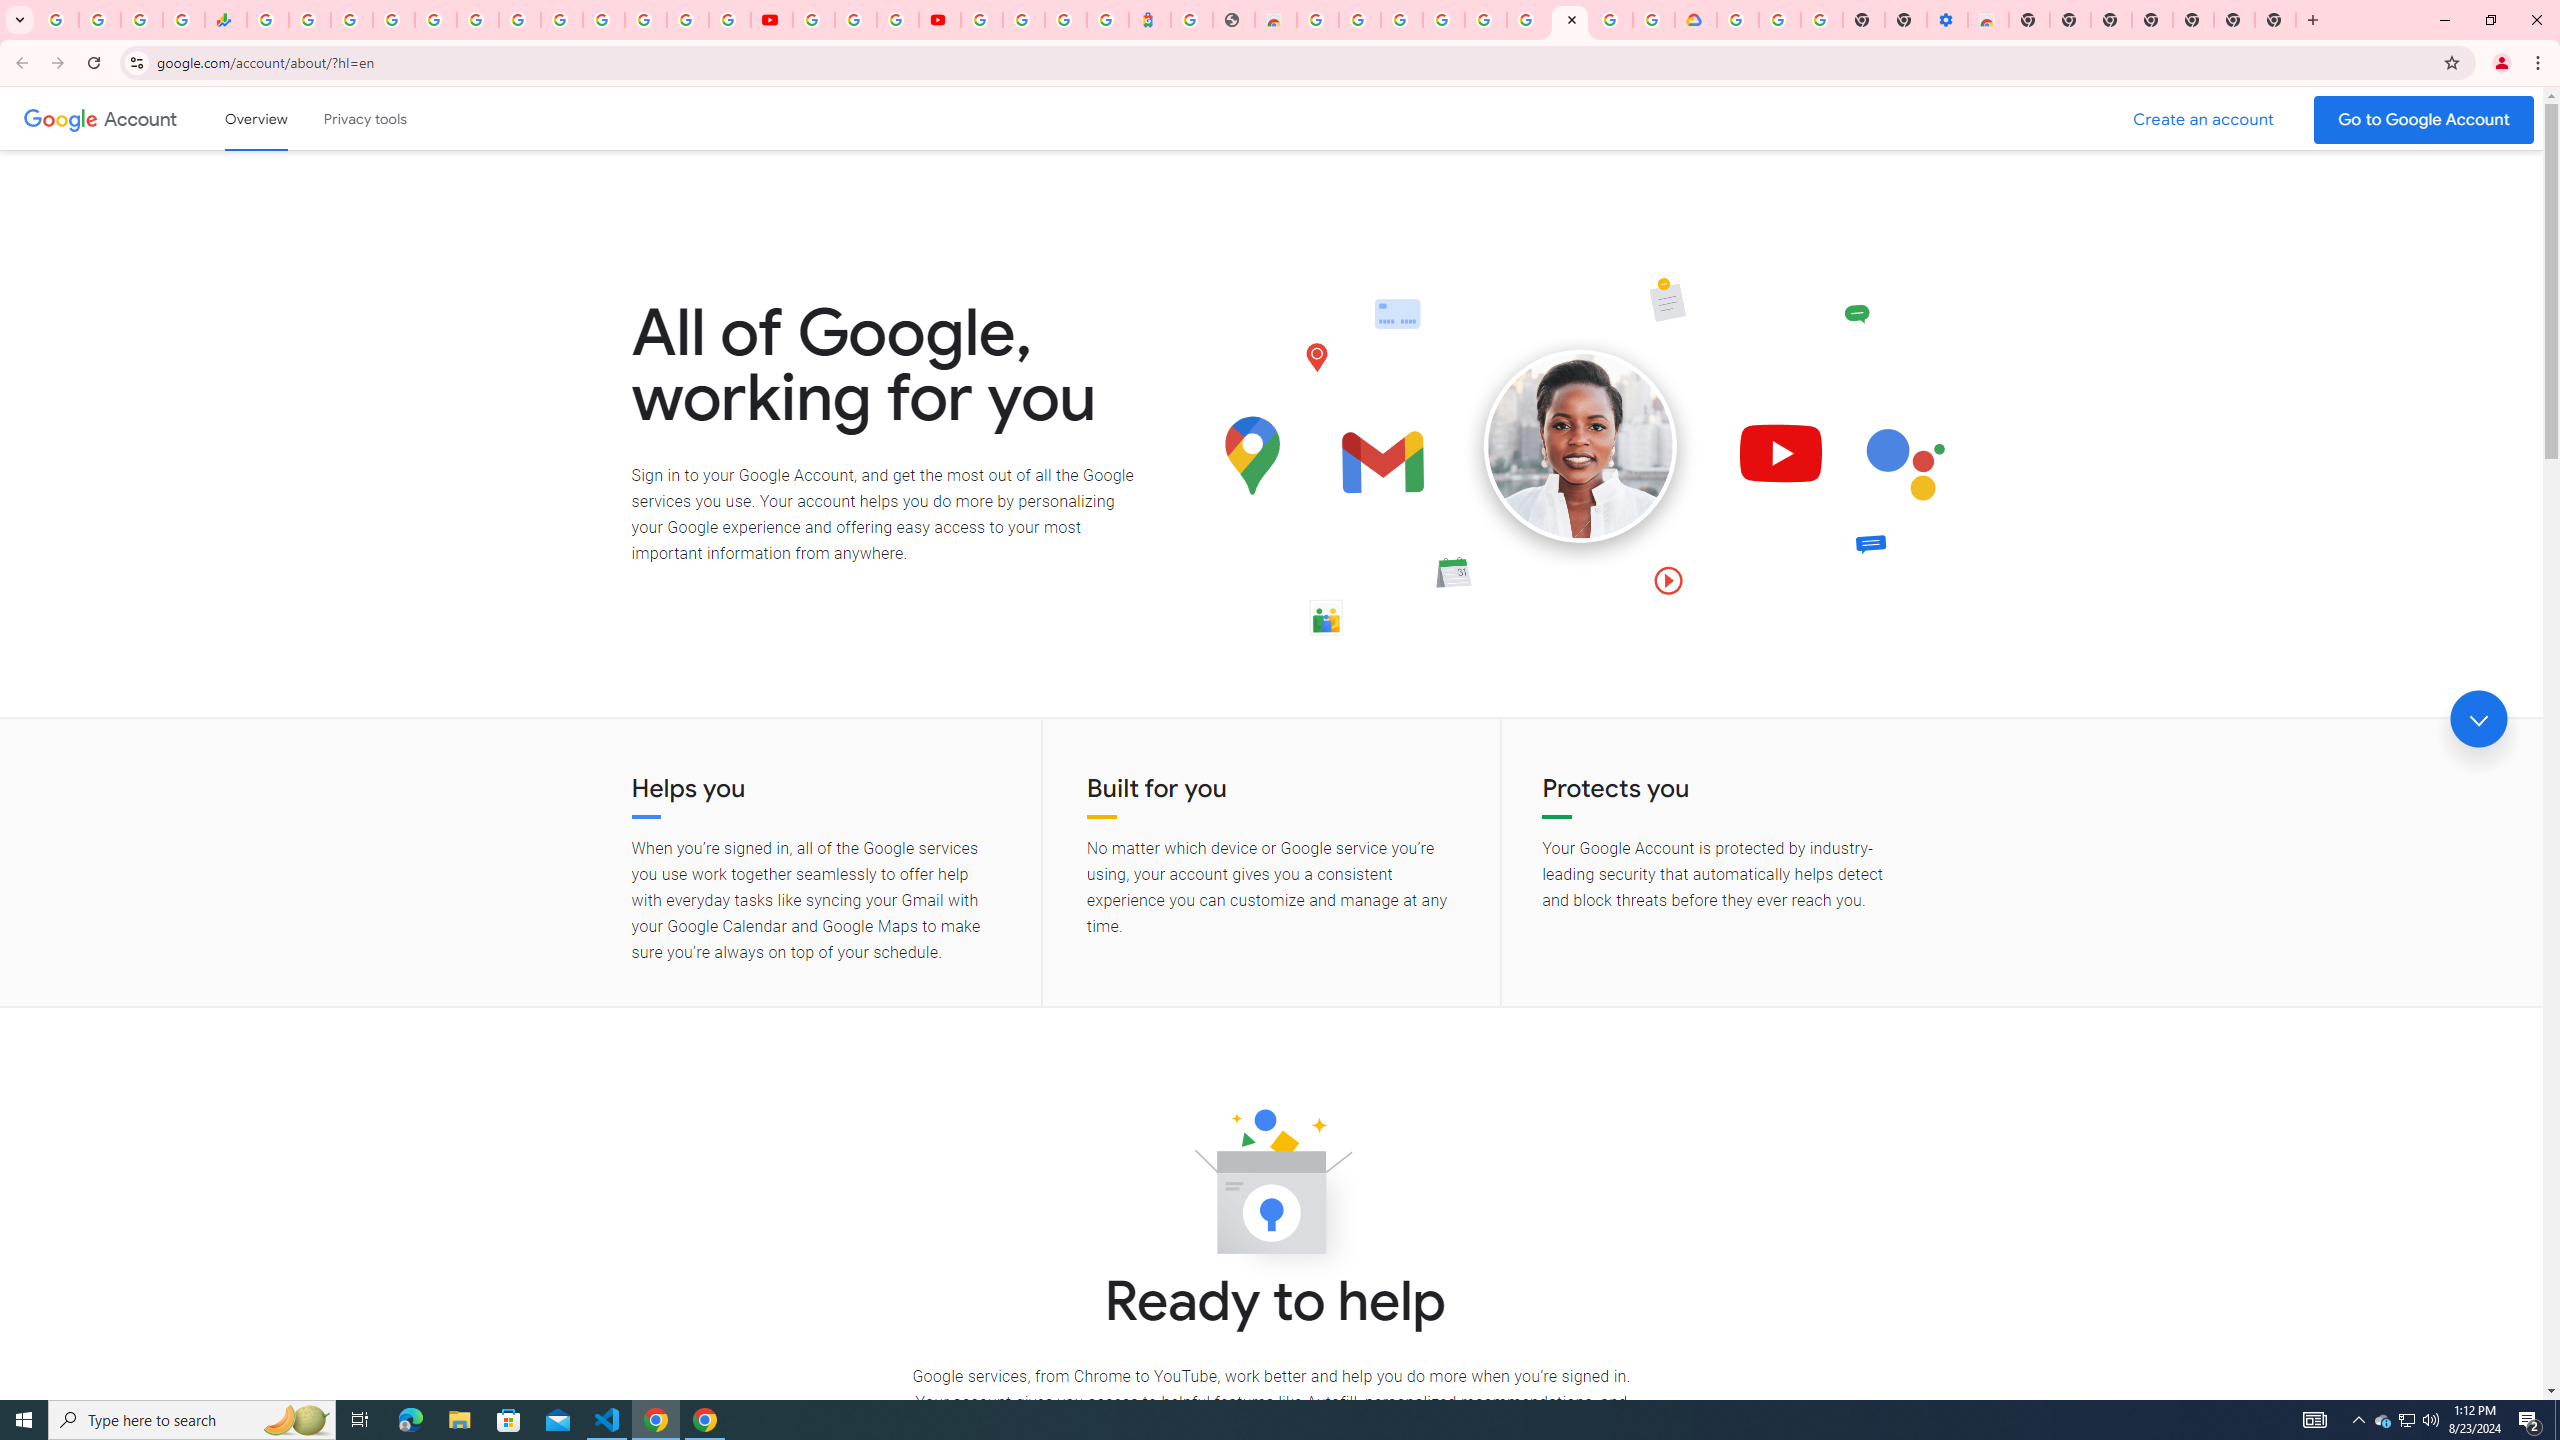  I want to click on 'Atour Hotel - Google hotels', so click(1149, 19).